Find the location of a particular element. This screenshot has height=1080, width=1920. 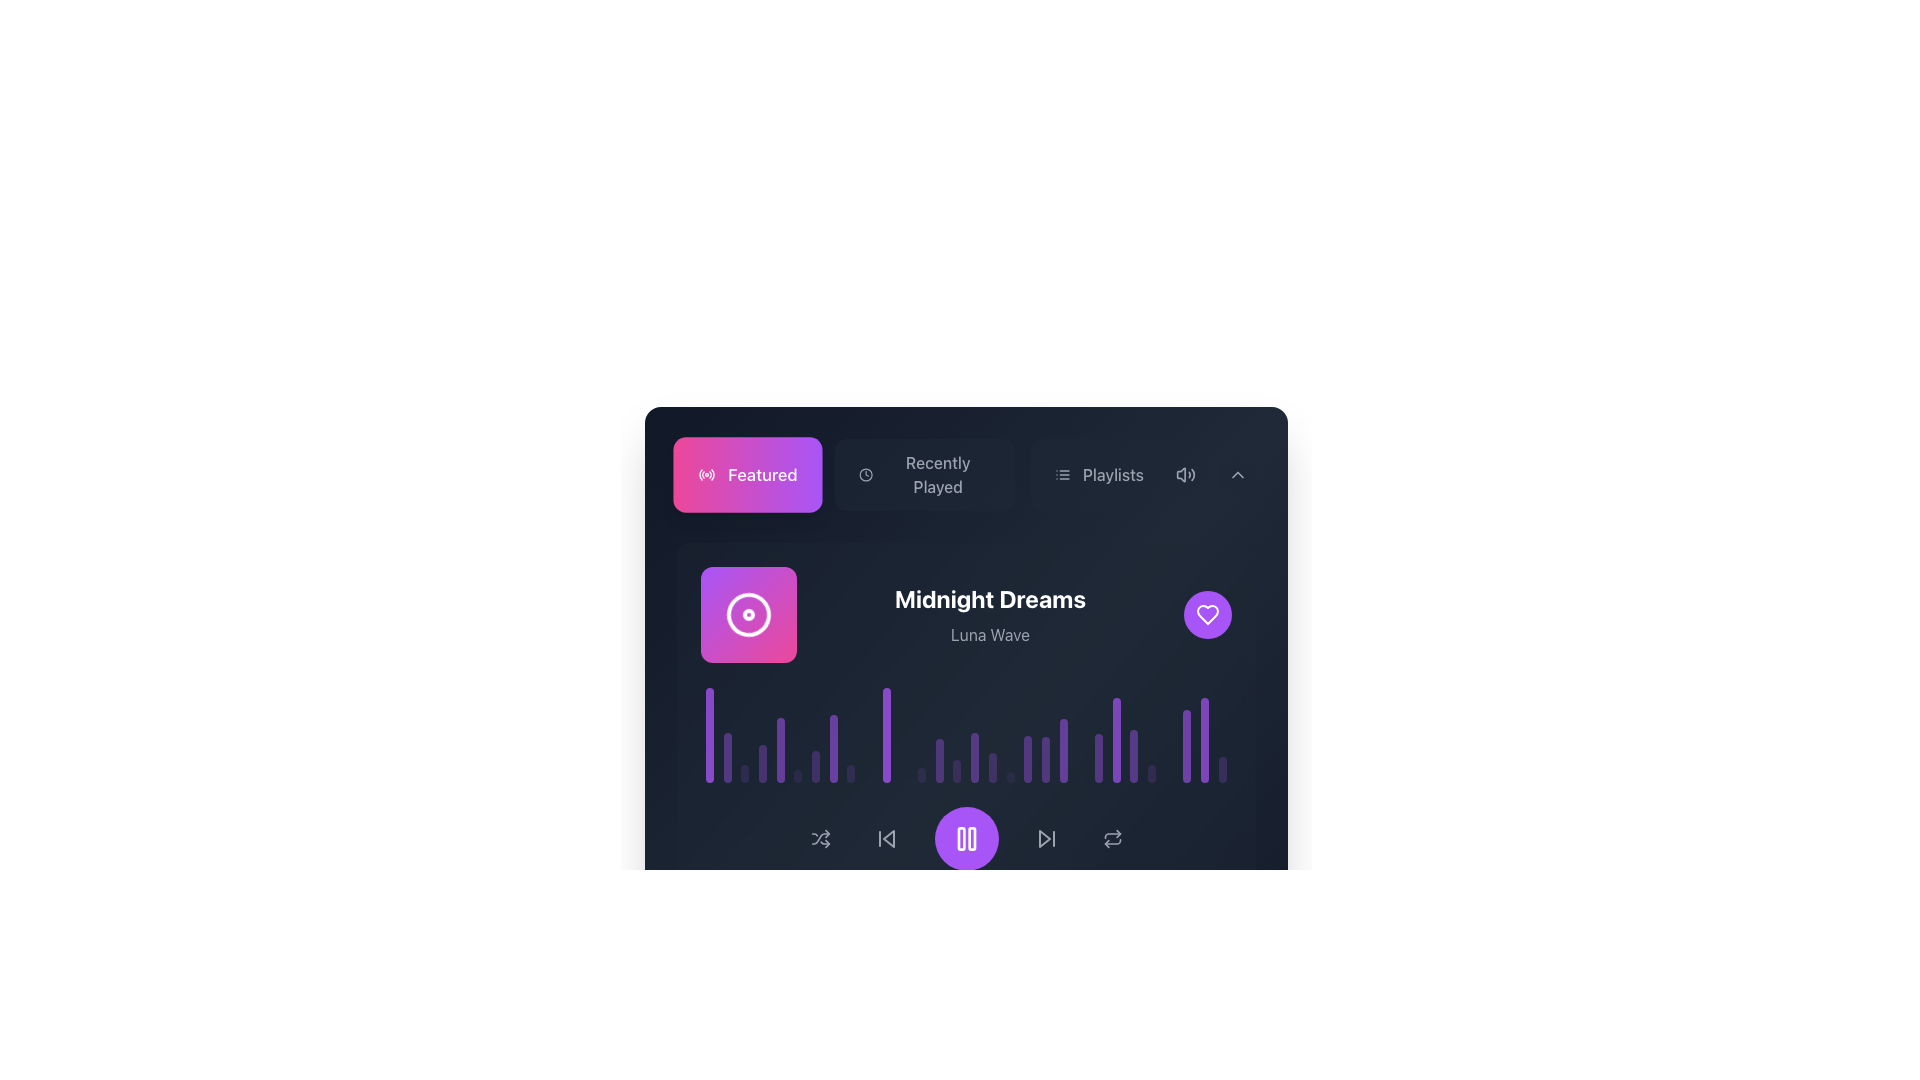

the Animation Icon, which is a circular spinning icon with concentric circles outlined in a gradient from purple to pink, located near the top-left area of the interface is located at coordinates (747, 613).